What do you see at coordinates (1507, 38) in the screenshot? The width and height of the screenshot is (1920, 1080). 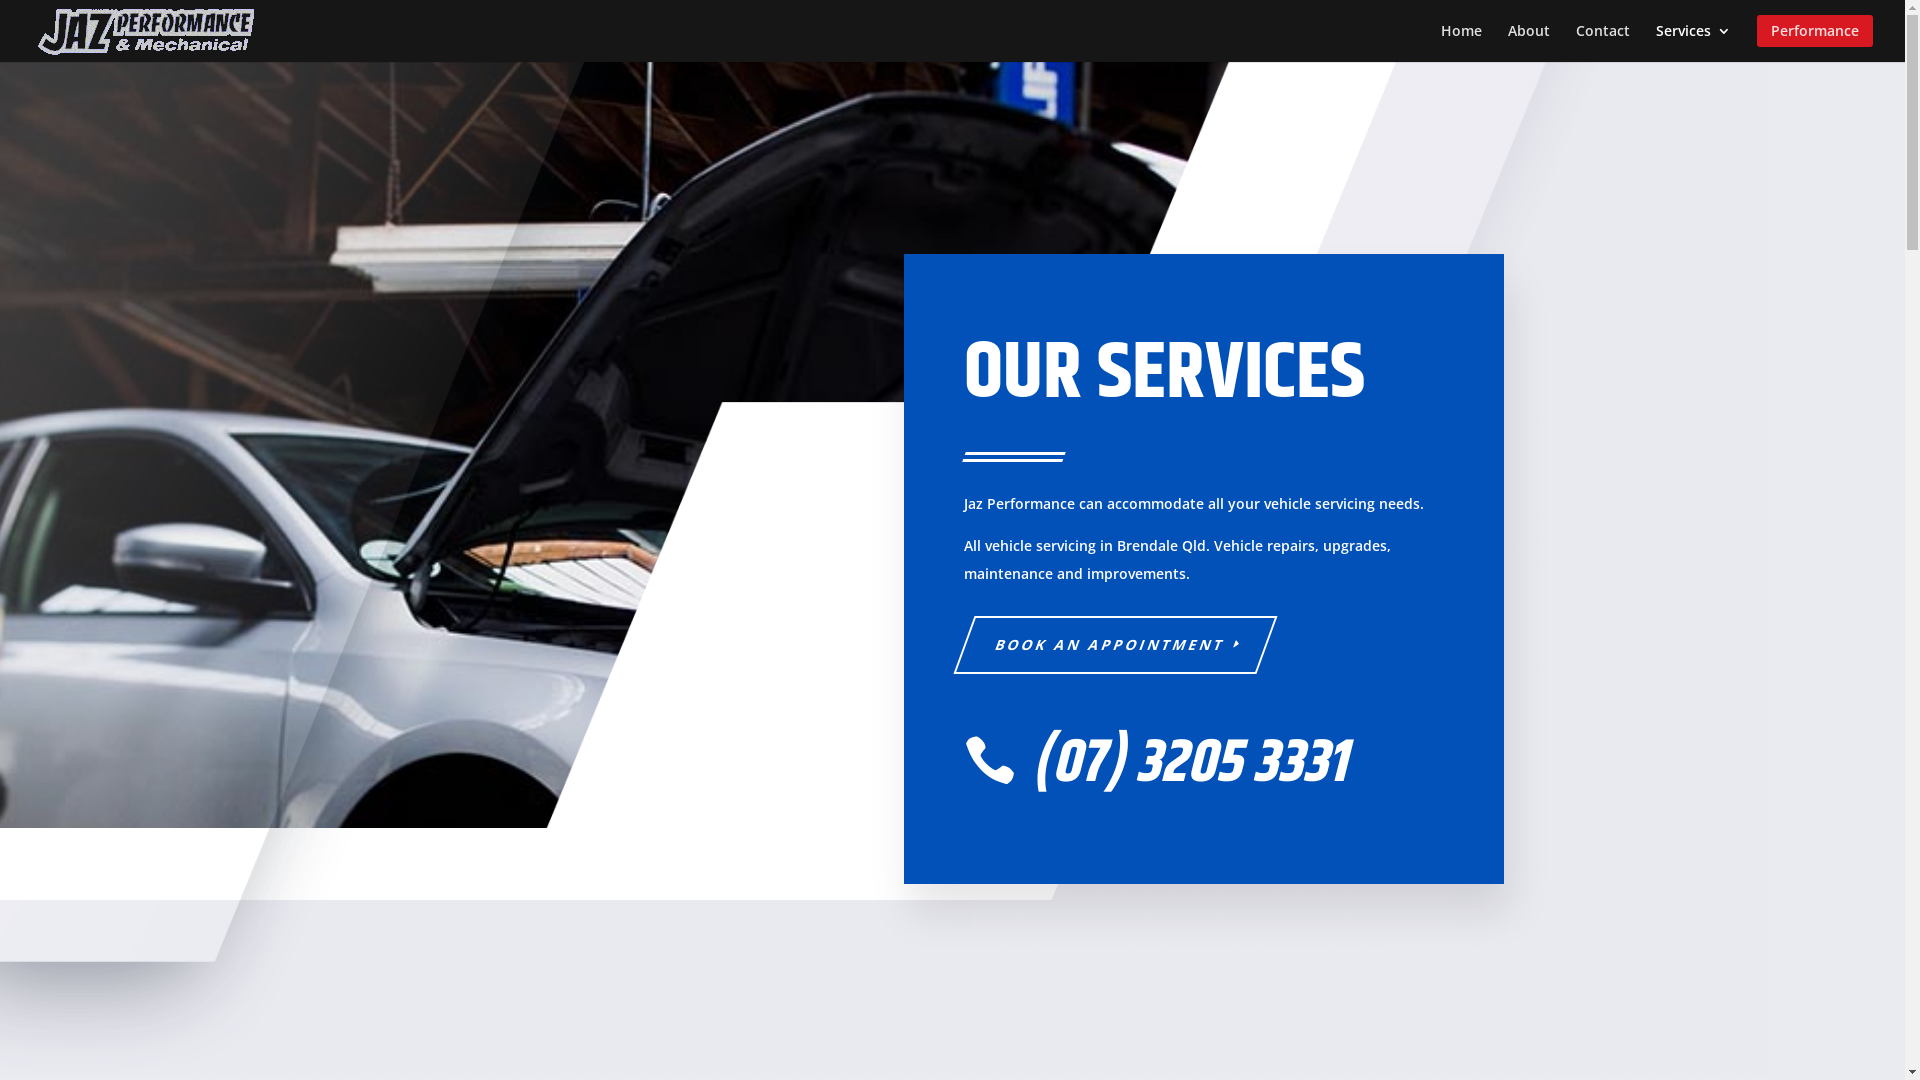 I see `'About'` at bounding box center [1507, 38].